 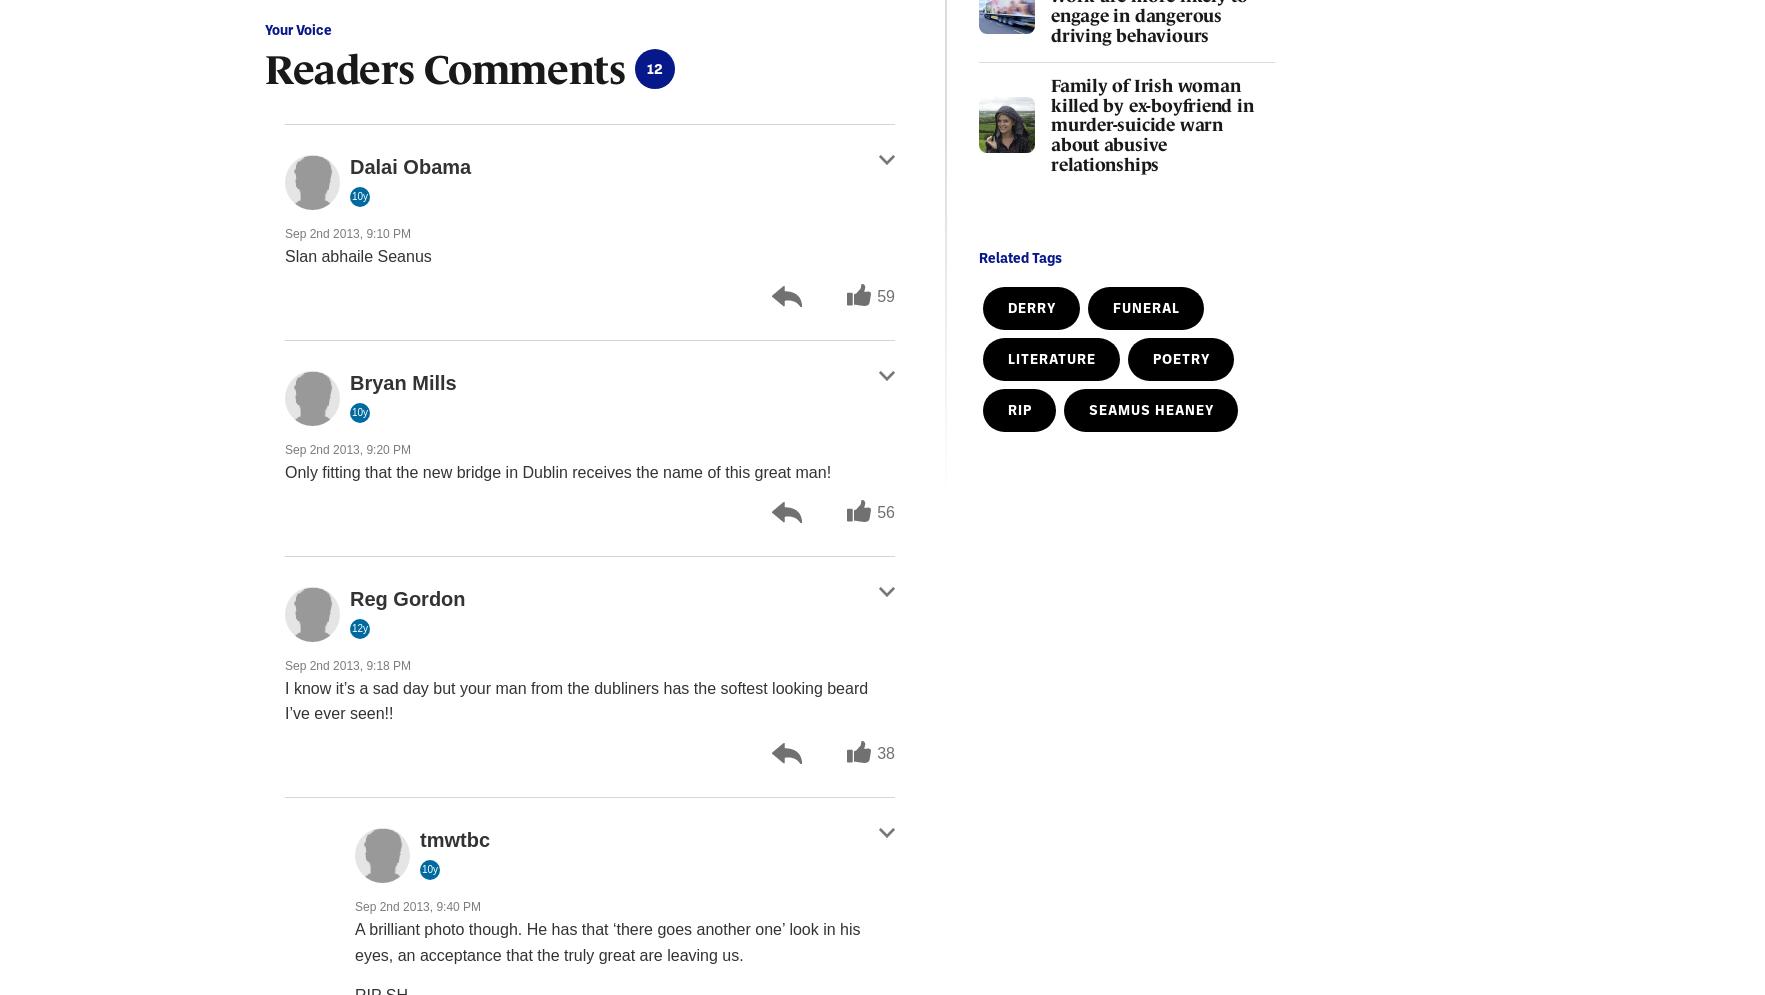 I want to click on 'Dalai Obama', so click(x=409, y=166).